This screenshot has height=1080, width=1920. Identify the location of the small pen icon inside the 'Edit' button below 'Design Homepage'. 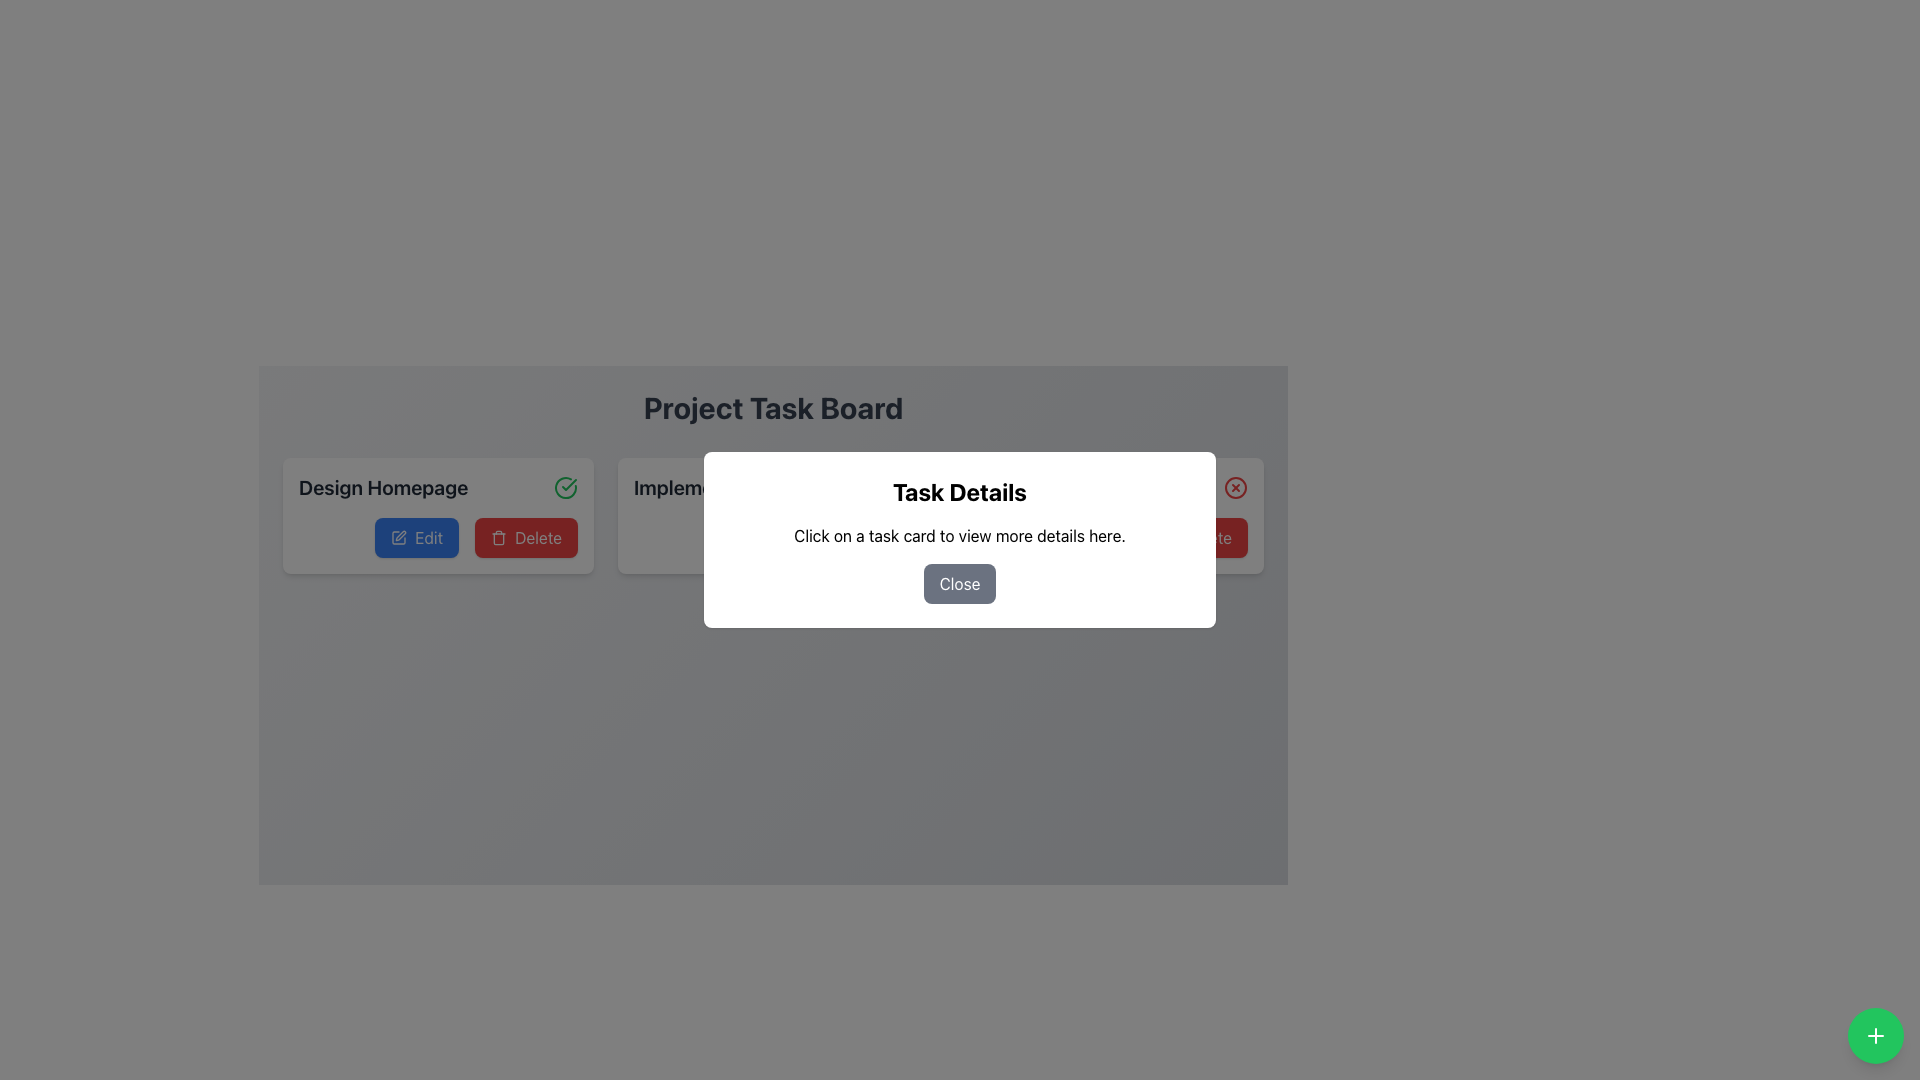
(400, 535).